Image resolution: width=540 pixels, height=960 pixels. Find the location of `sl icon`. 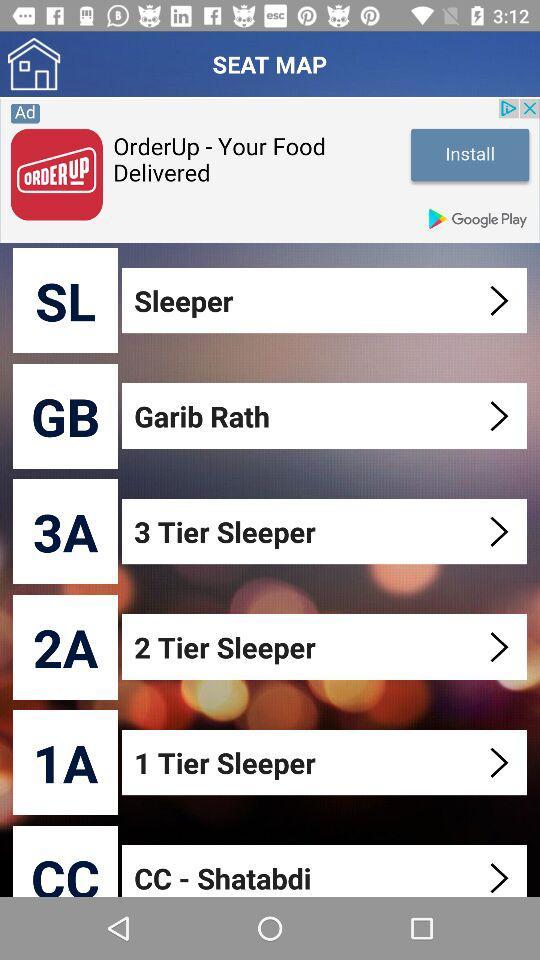

sl icon is located at coordinates (65, 299).